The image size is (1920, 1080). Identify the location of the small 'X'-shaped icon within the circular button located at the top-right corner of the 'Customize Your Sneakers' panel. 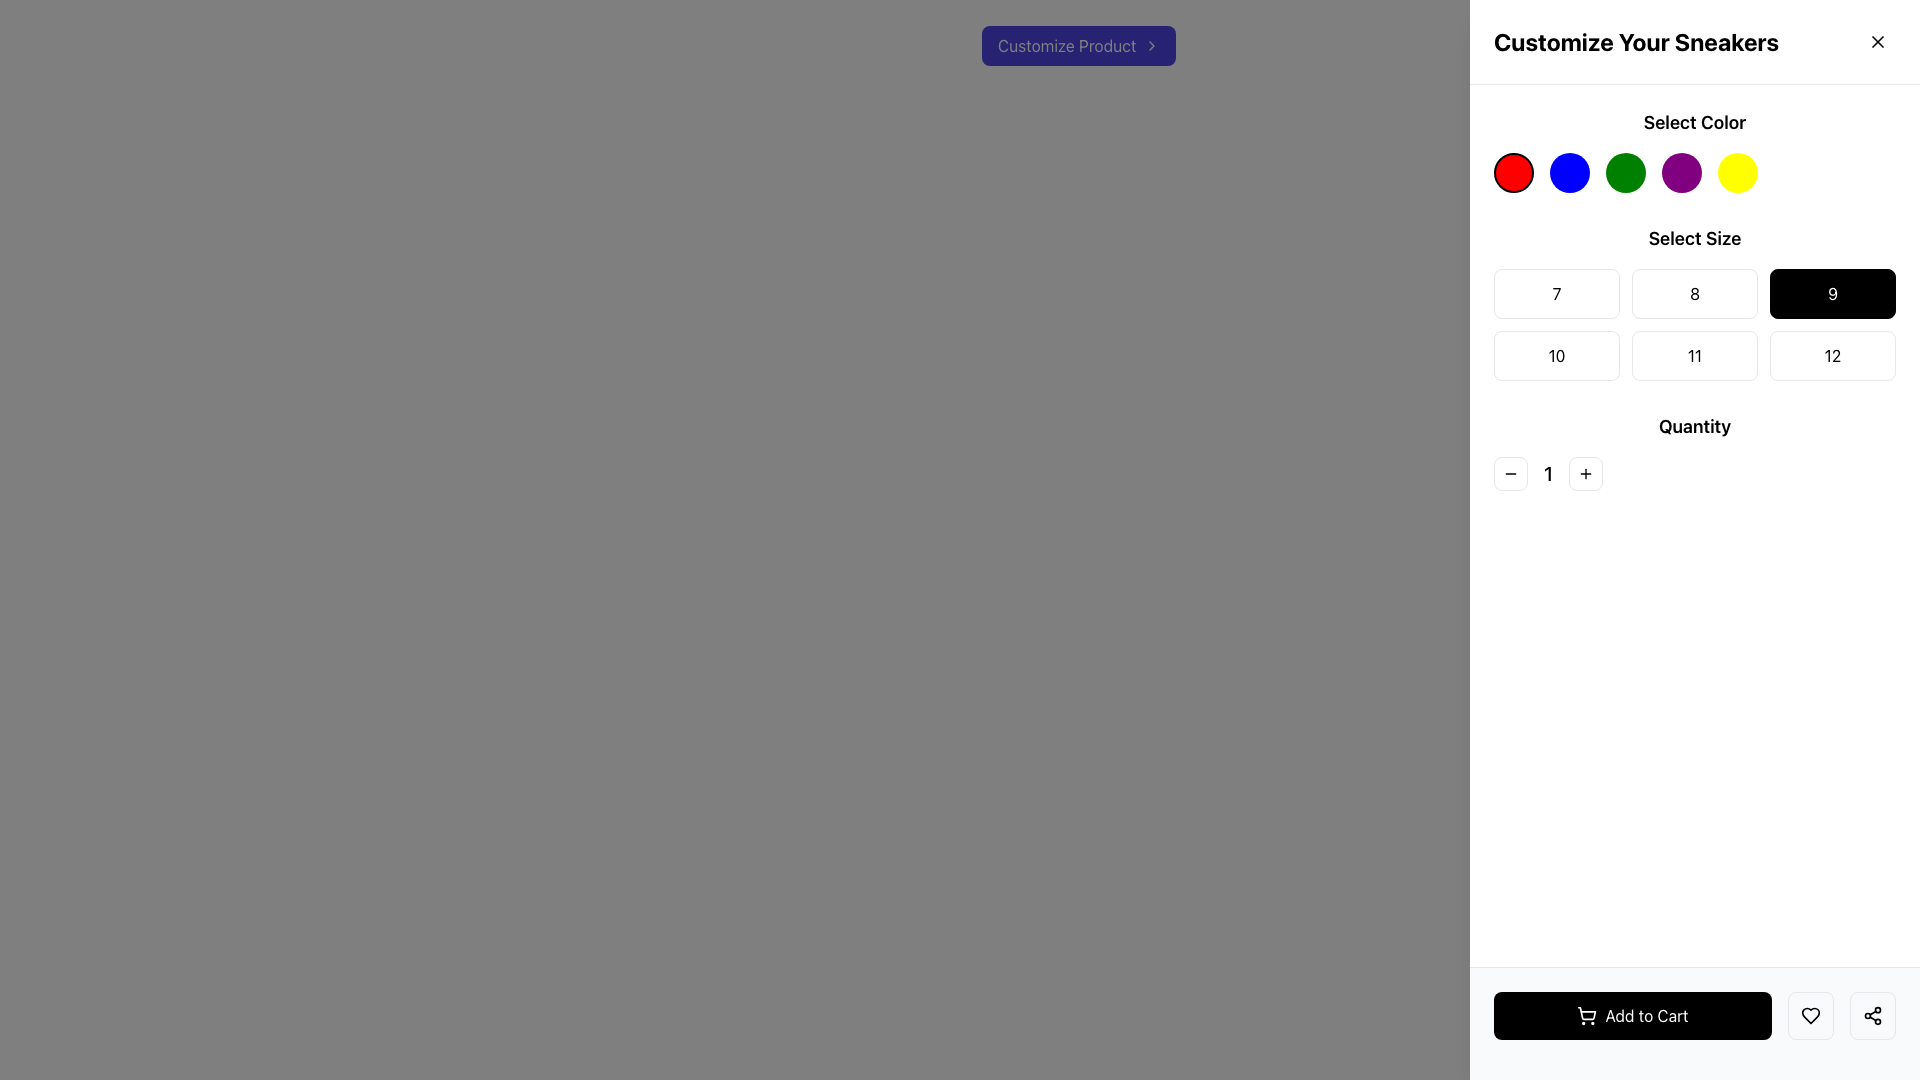
(1876, 42).